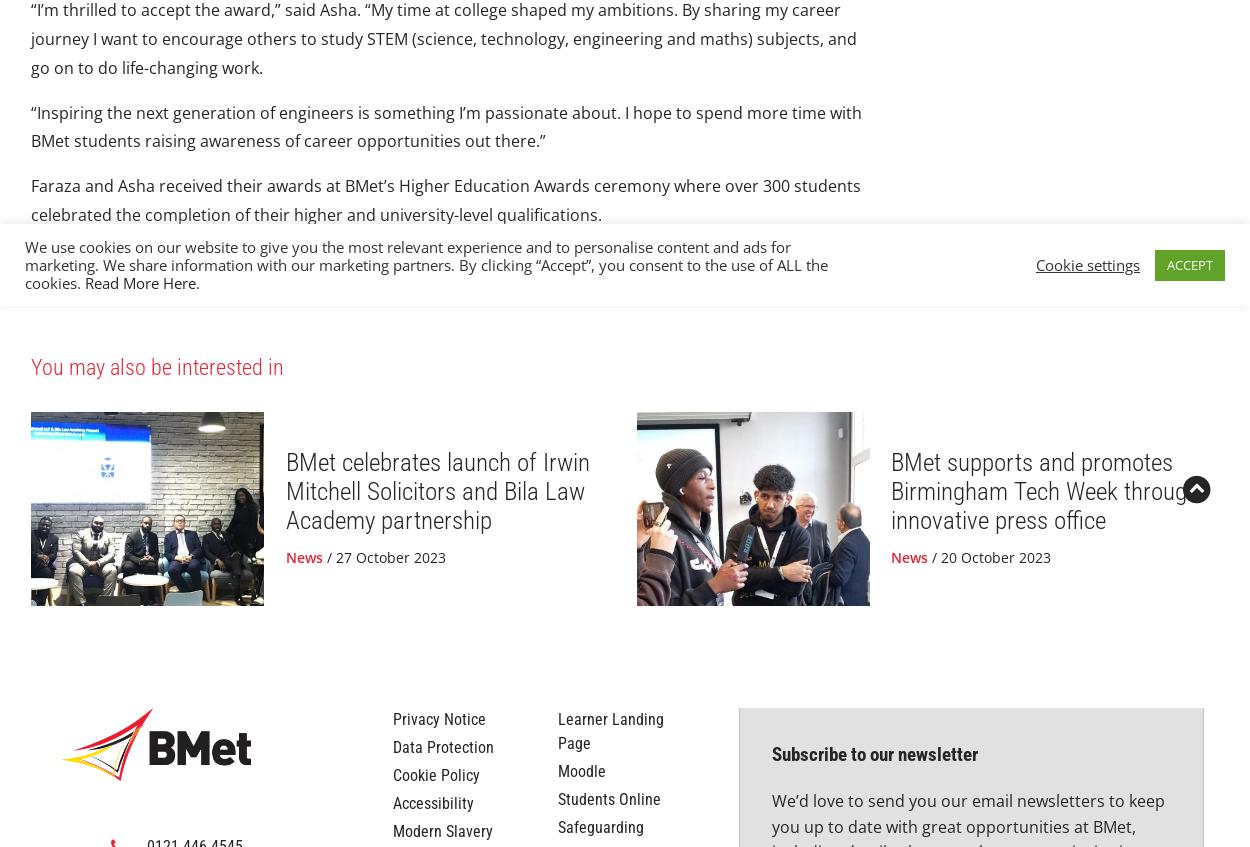 This screenshot has height=847, width=1250. What do you see at coordinates (988, 703) in the screenshot?
I see `'/ 20 October 2023'` at bounding box center [988, 703].